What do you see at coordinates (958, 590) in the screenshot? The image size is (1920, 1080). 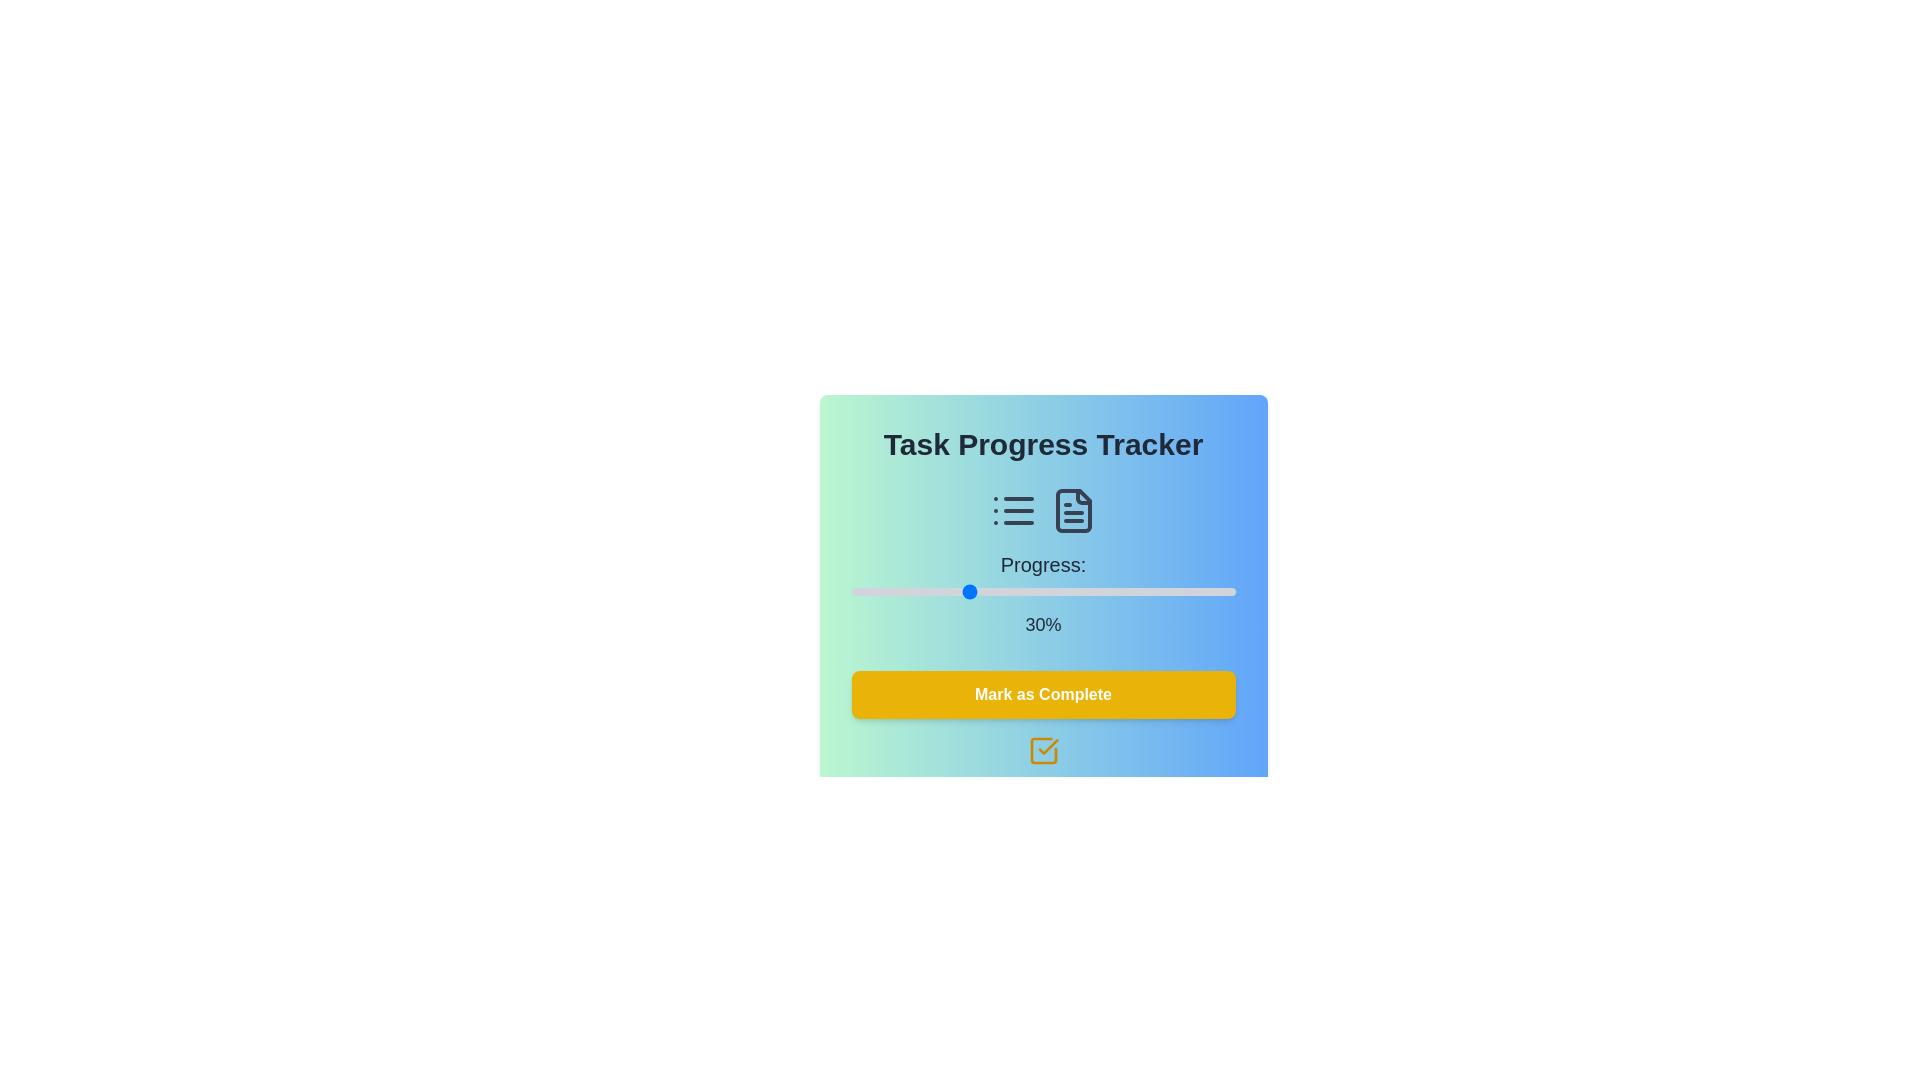 I see `the slider to set the progress to 28%` at bounding box center [958, 590].